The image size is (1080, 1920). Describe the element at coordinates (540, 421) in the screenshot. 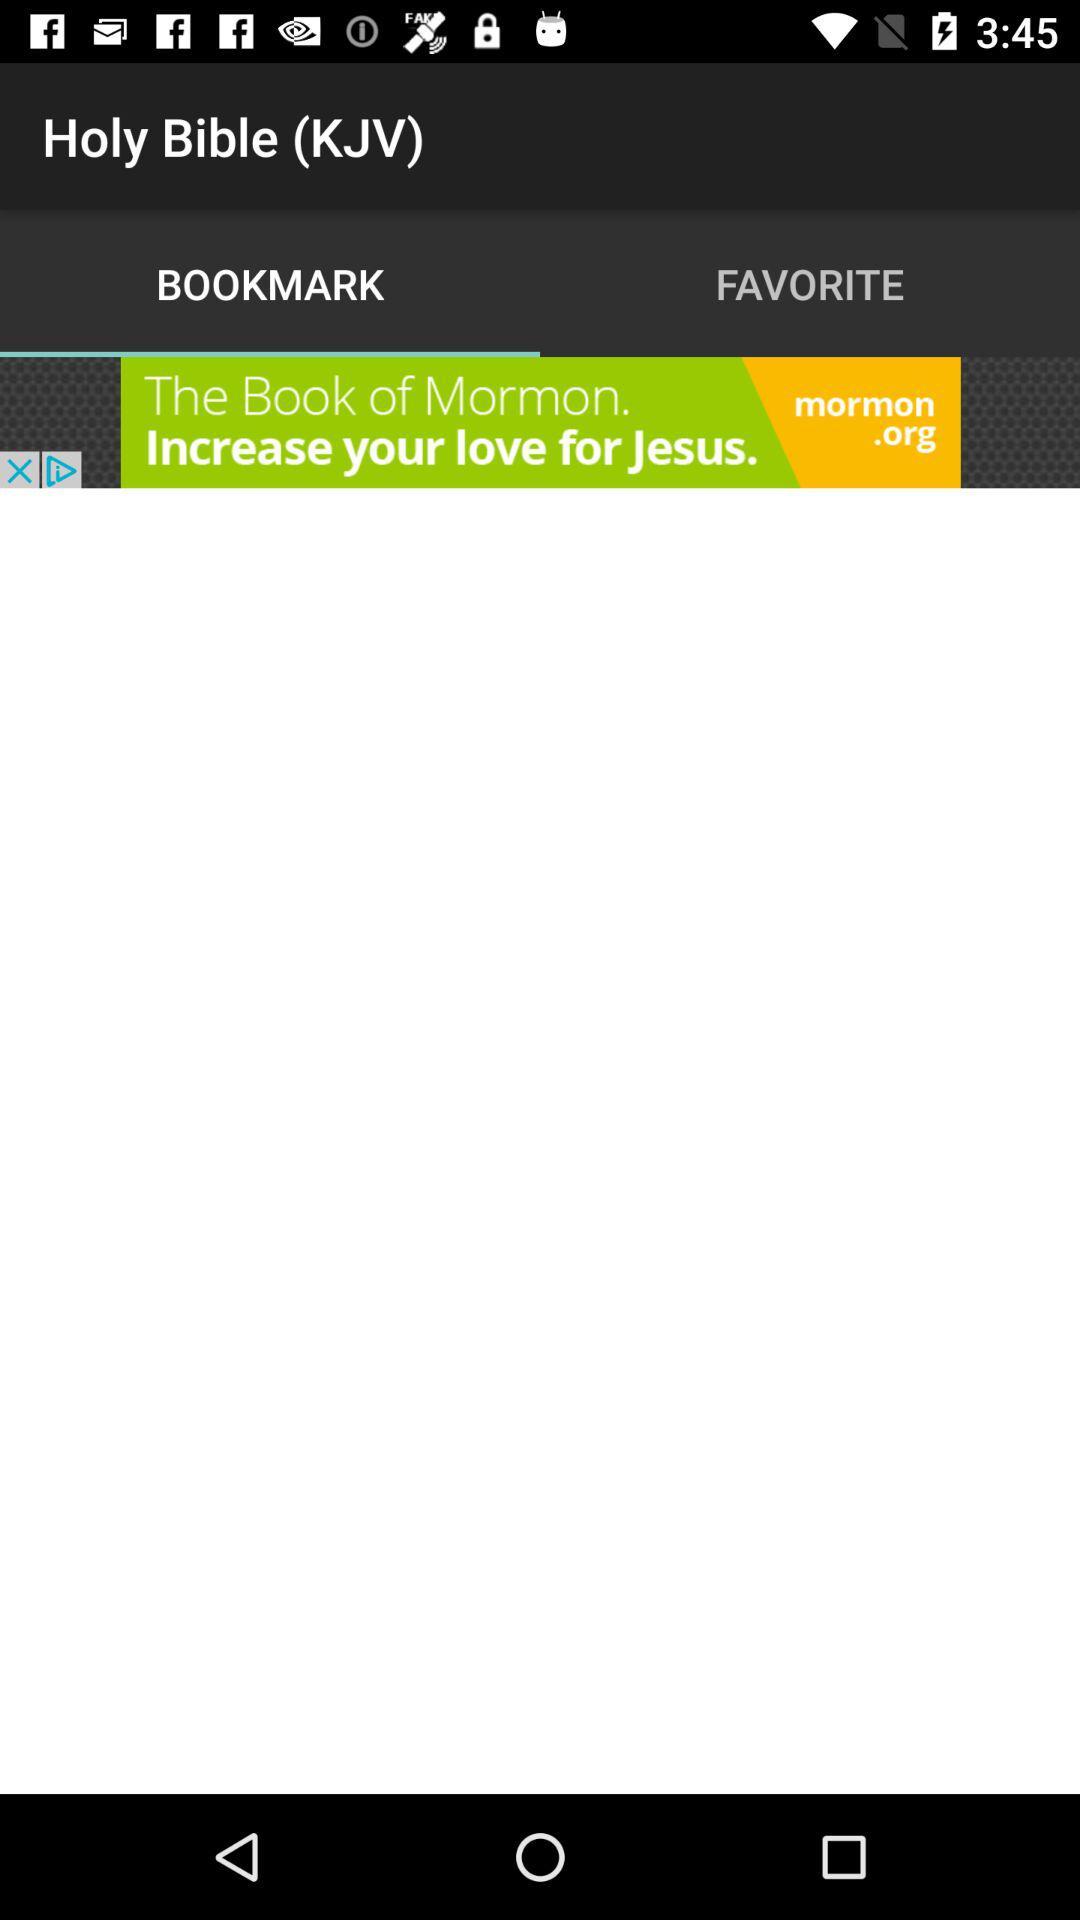

I see `adventisment page` at that location.